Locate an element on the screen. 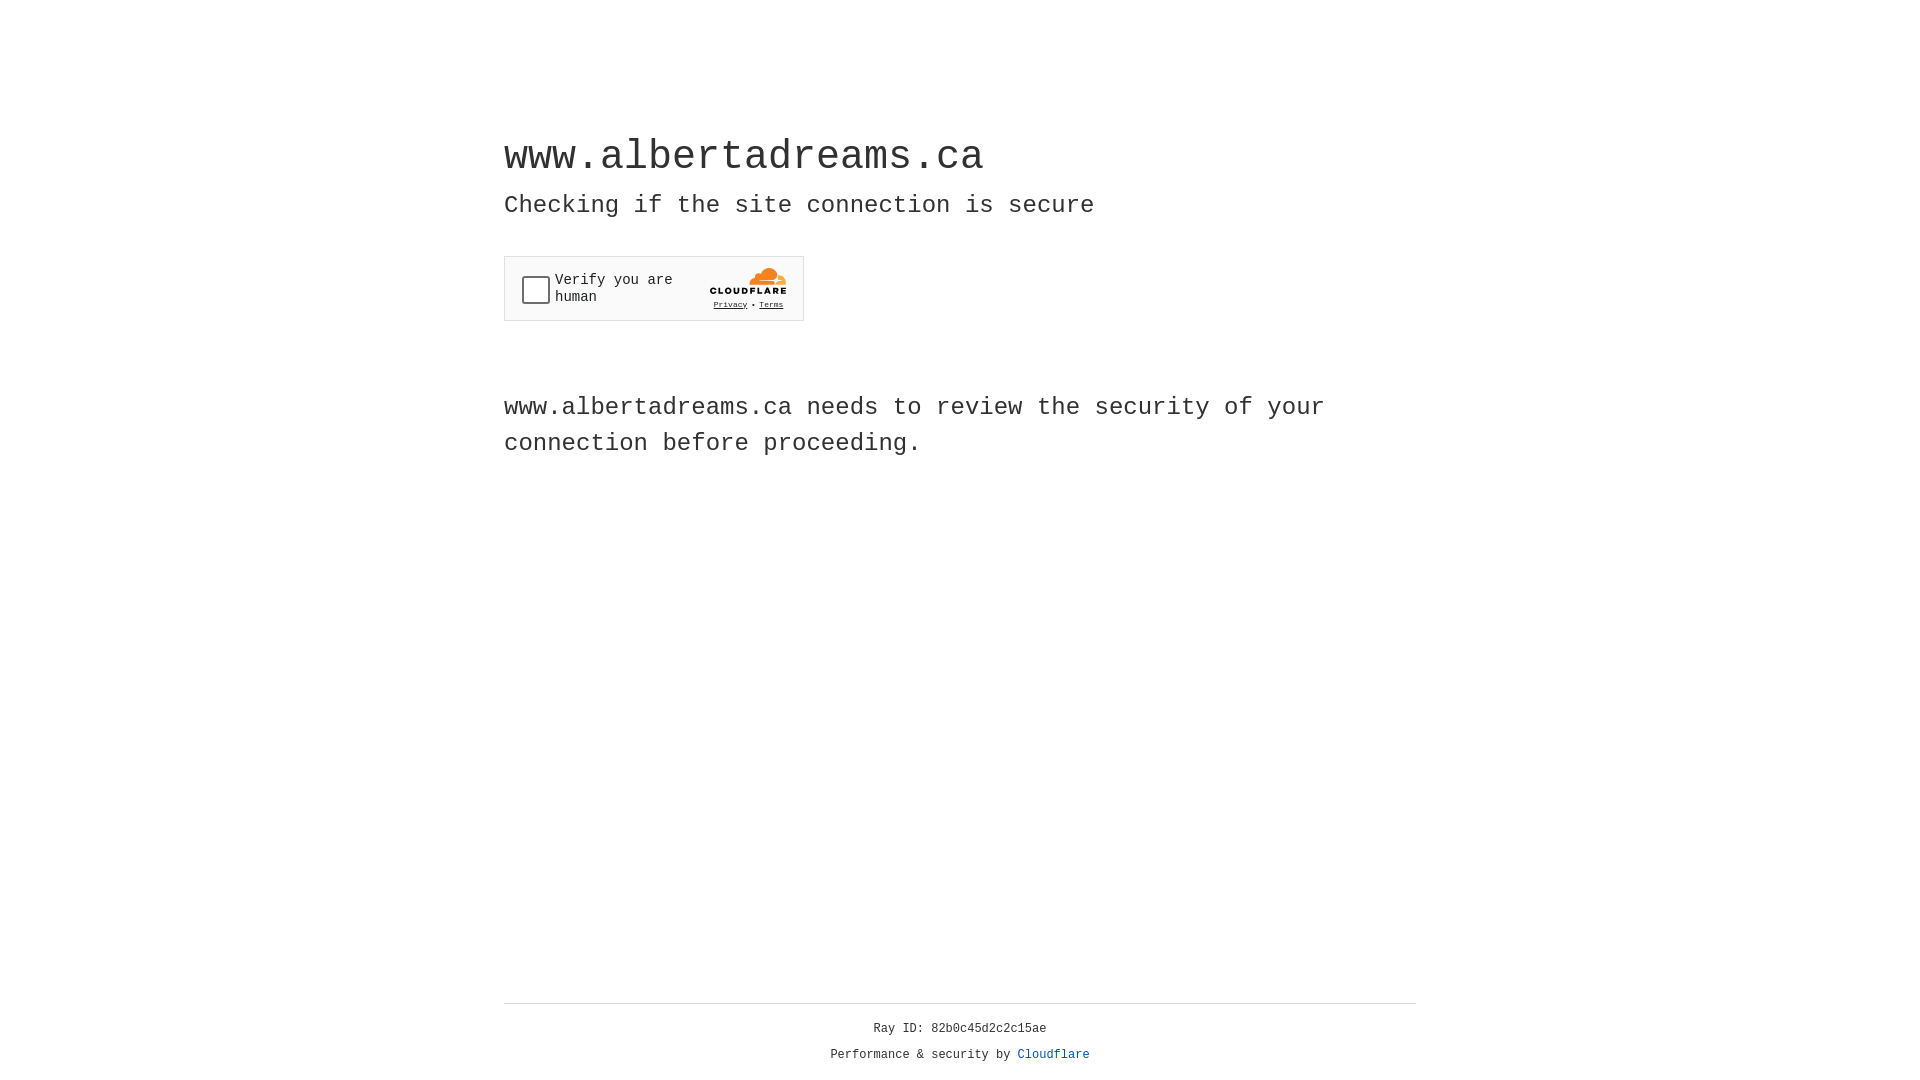  'Cloudflare' is located at coordinates (1053, 1054).